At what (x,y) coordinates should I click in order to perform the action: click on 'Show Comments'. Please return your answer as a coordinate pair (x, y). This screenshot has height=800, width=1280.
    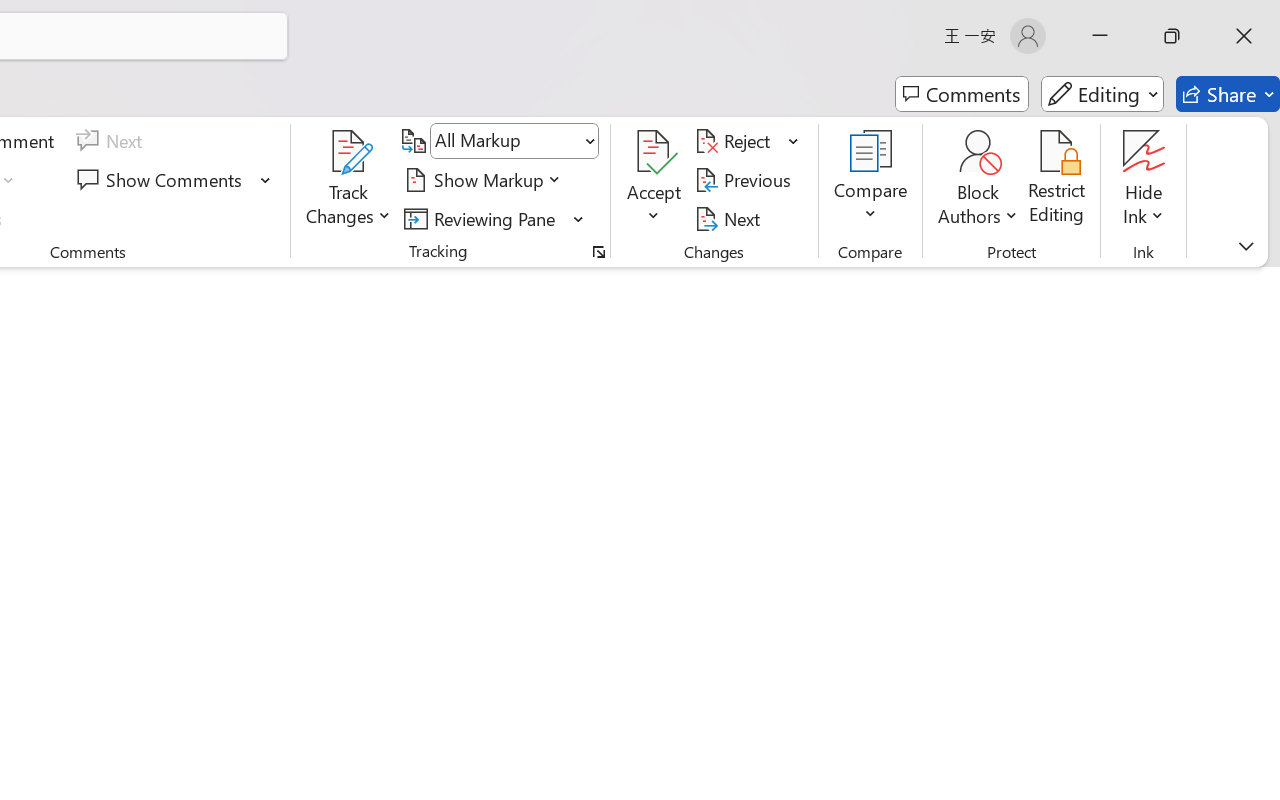
    Looking at the image, I should click on (162, 179).